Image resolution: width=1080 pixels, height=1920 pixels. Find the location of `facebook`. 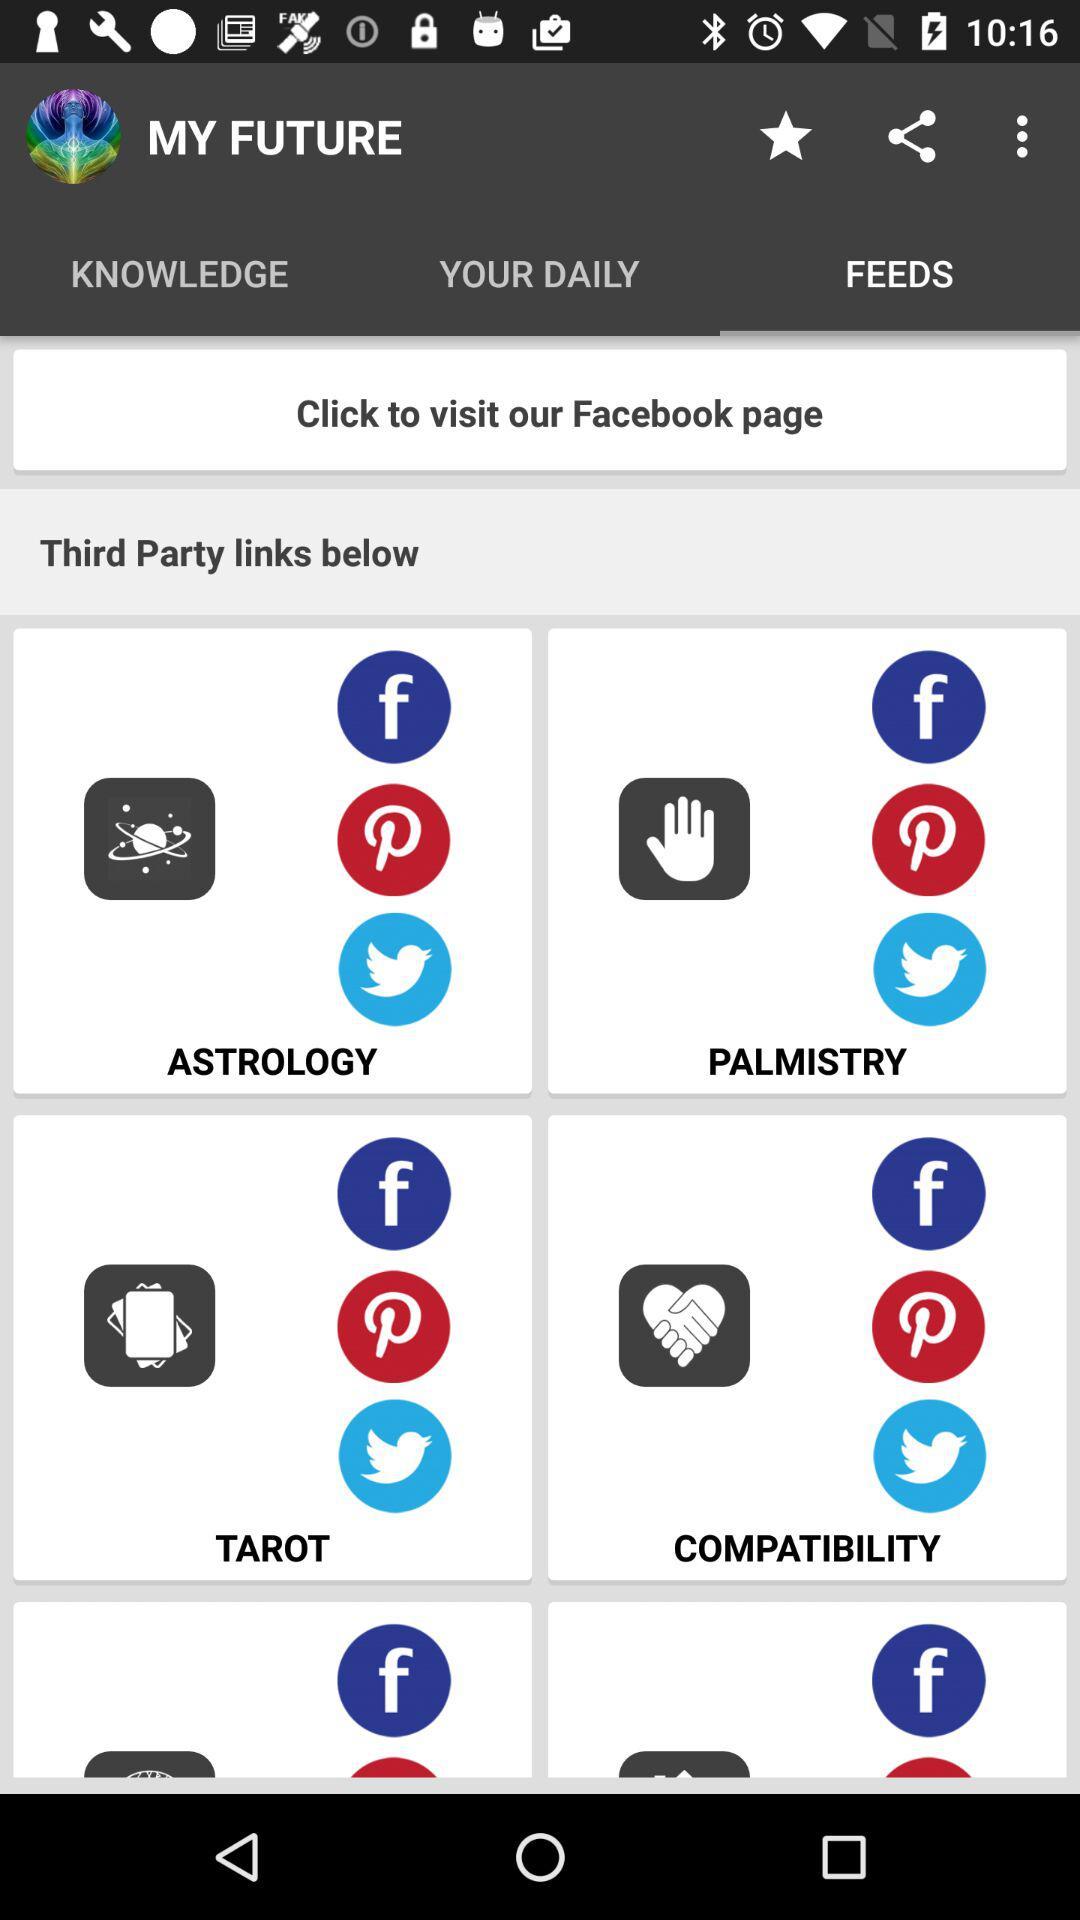

facebook is located at coordinates (929, 1680).